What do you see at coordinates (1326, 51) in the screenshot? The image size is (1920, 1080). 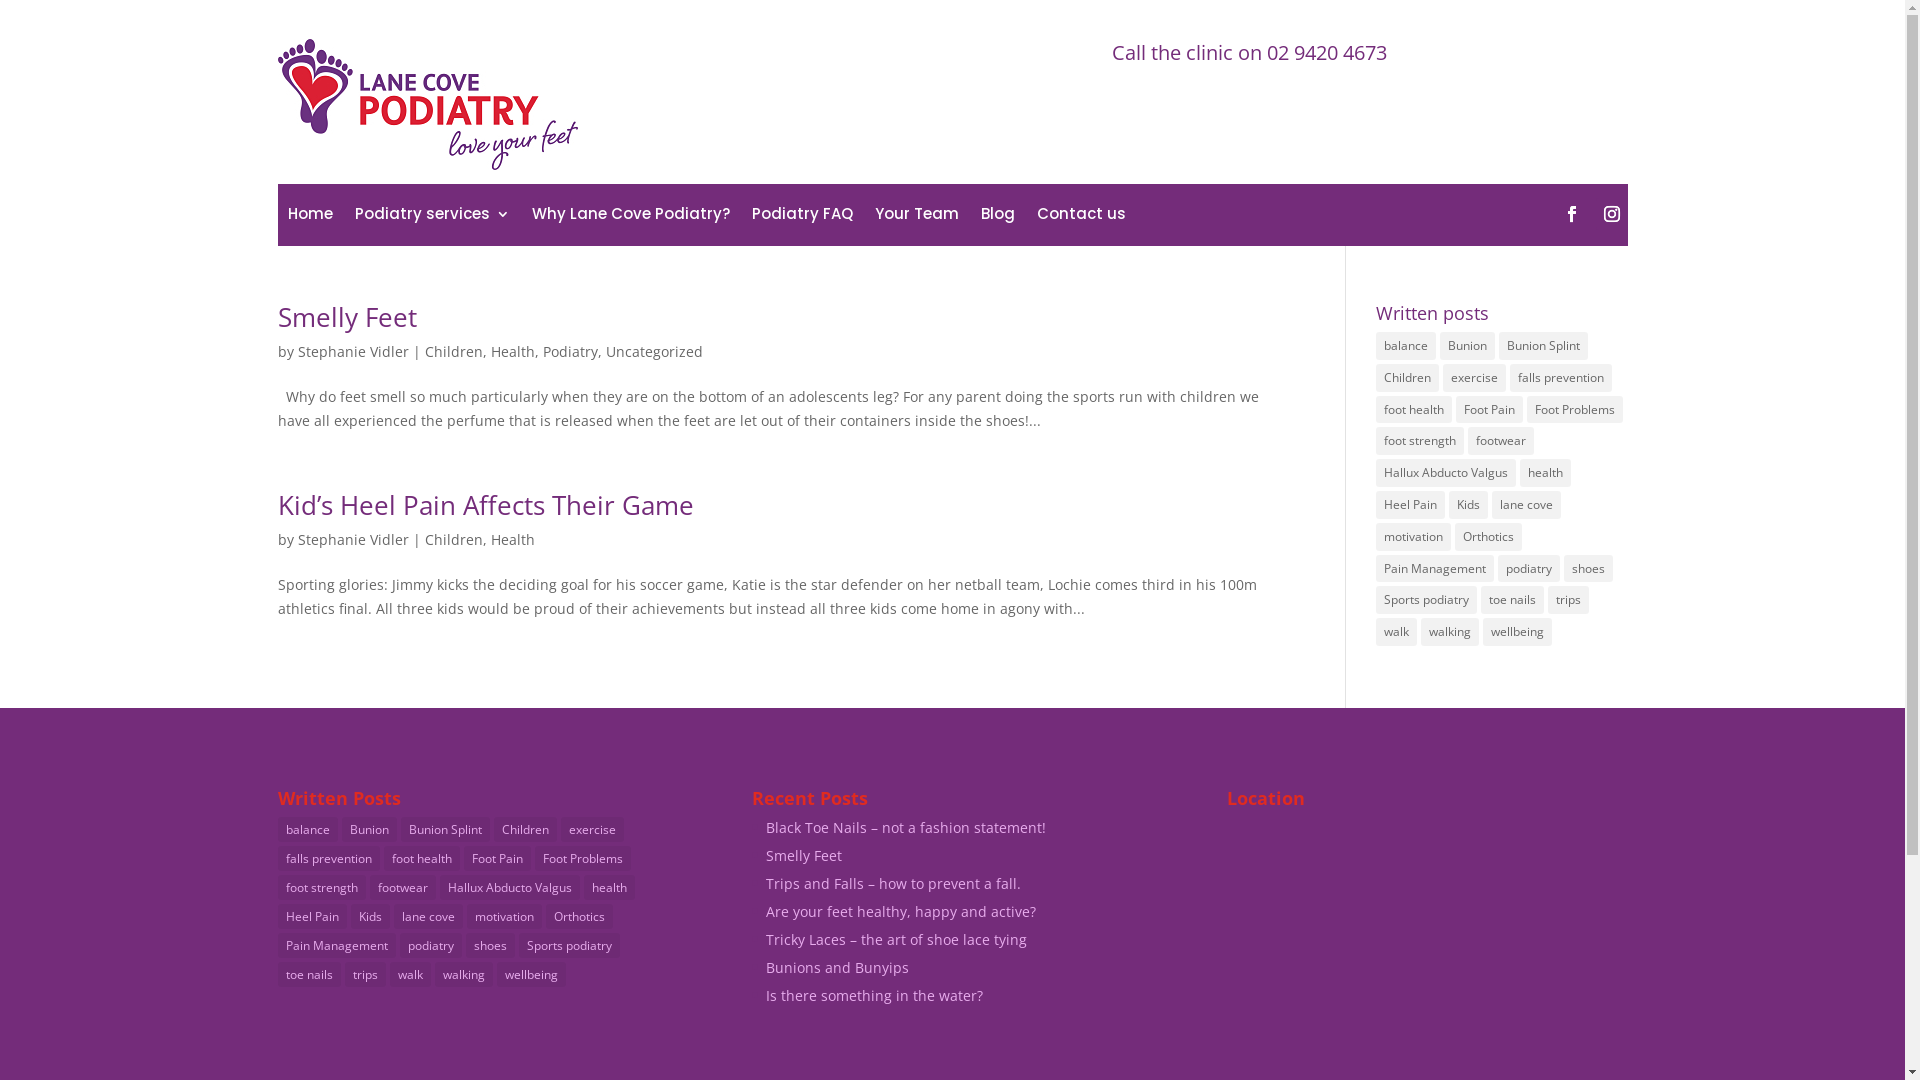 I see `'02 9420 4673'` at bounding box center [1326, 51].